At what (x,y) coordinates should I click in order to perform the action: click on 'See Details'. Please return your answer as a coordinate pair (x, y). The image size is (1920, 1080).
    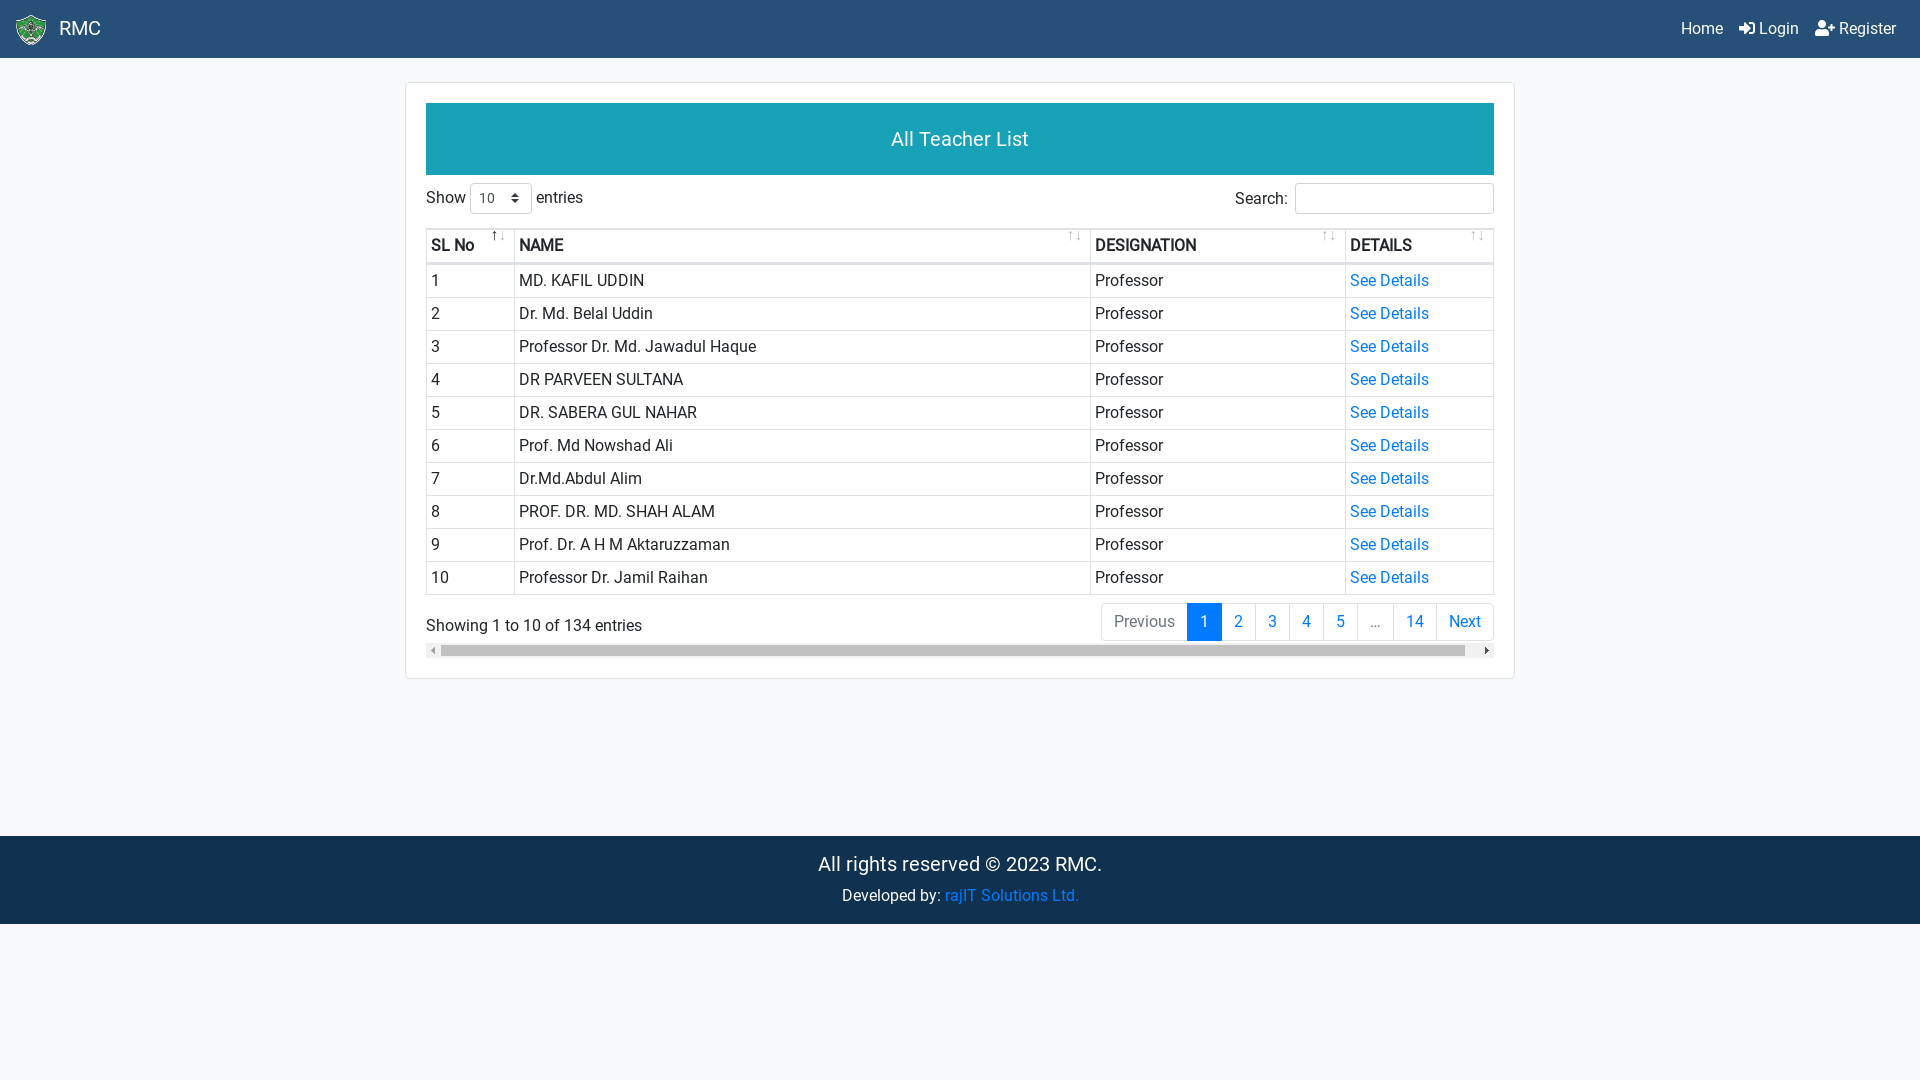
    Looking at the image, I should click on (1388, 345).